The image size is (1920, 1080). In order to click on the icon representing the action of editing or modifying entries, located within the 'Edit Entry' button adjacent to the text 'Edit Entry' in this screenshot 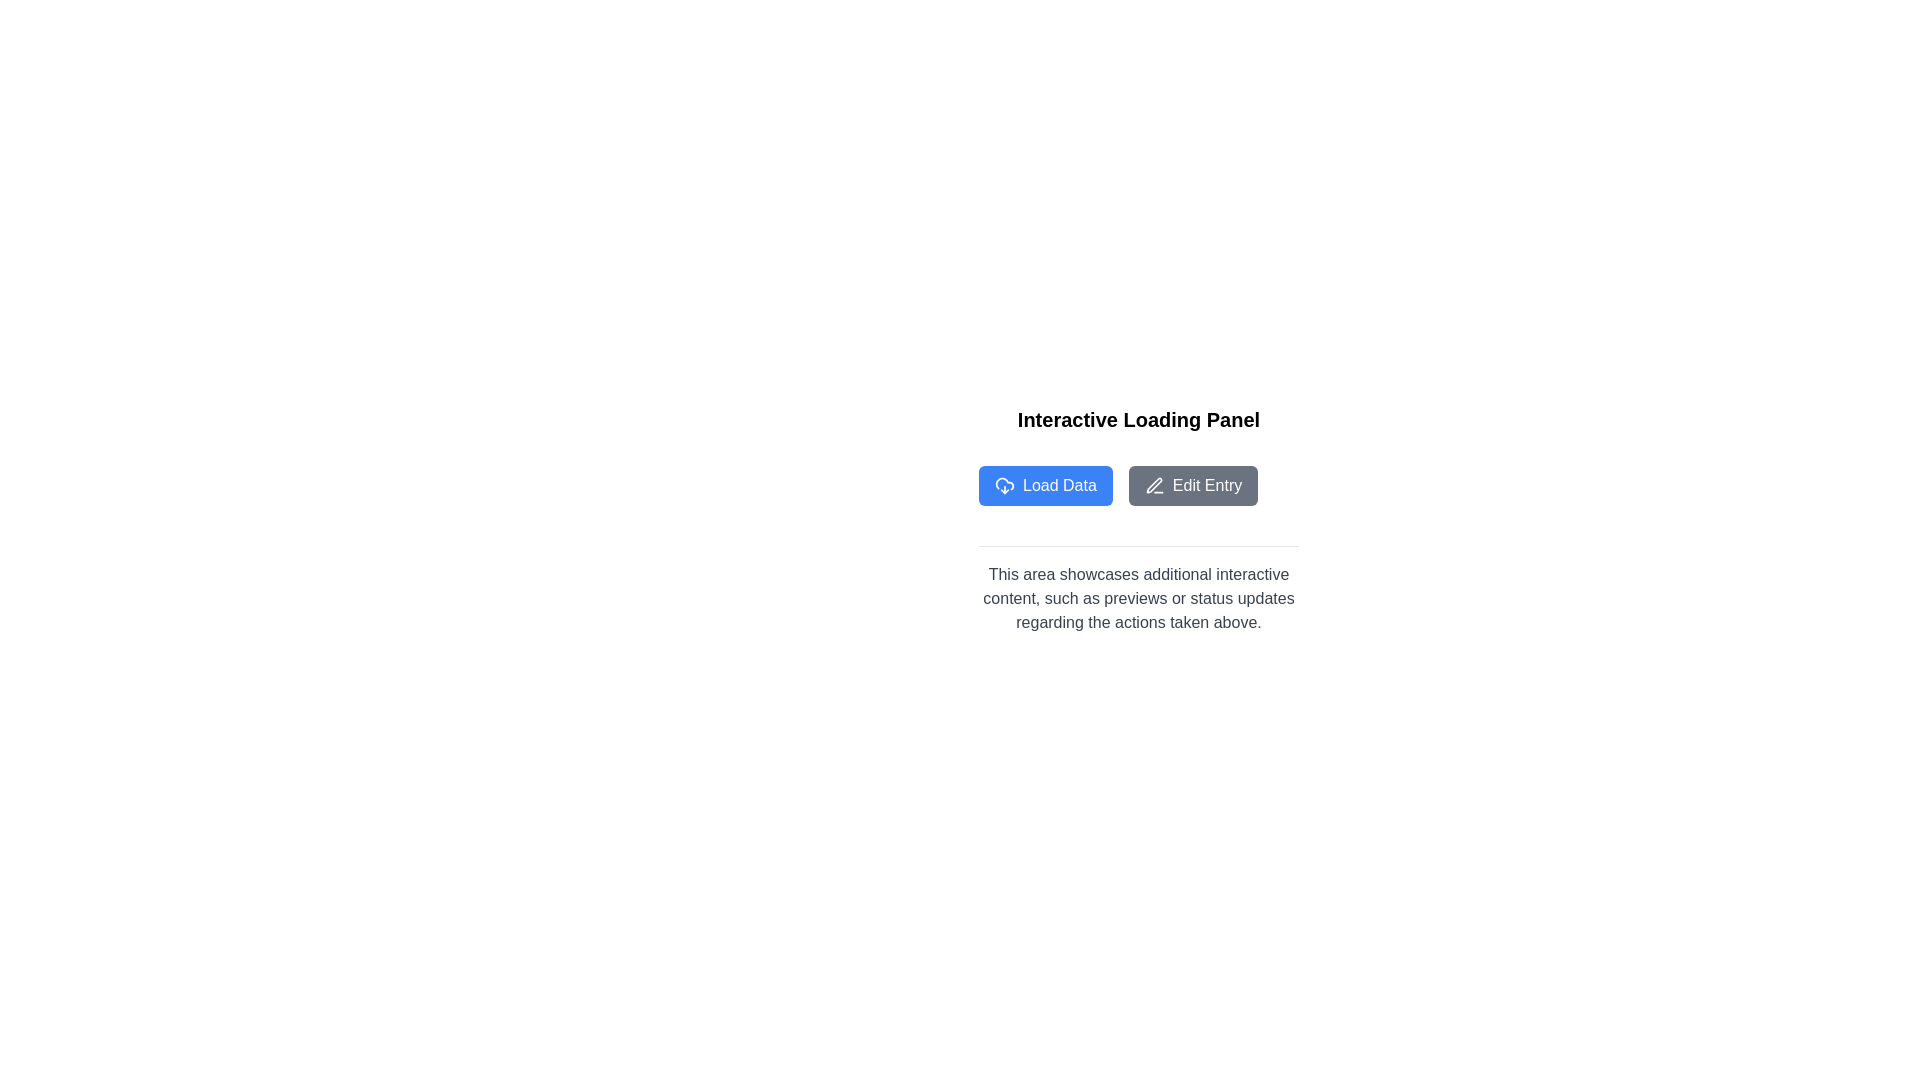, I will do `click(1154, 486)`.